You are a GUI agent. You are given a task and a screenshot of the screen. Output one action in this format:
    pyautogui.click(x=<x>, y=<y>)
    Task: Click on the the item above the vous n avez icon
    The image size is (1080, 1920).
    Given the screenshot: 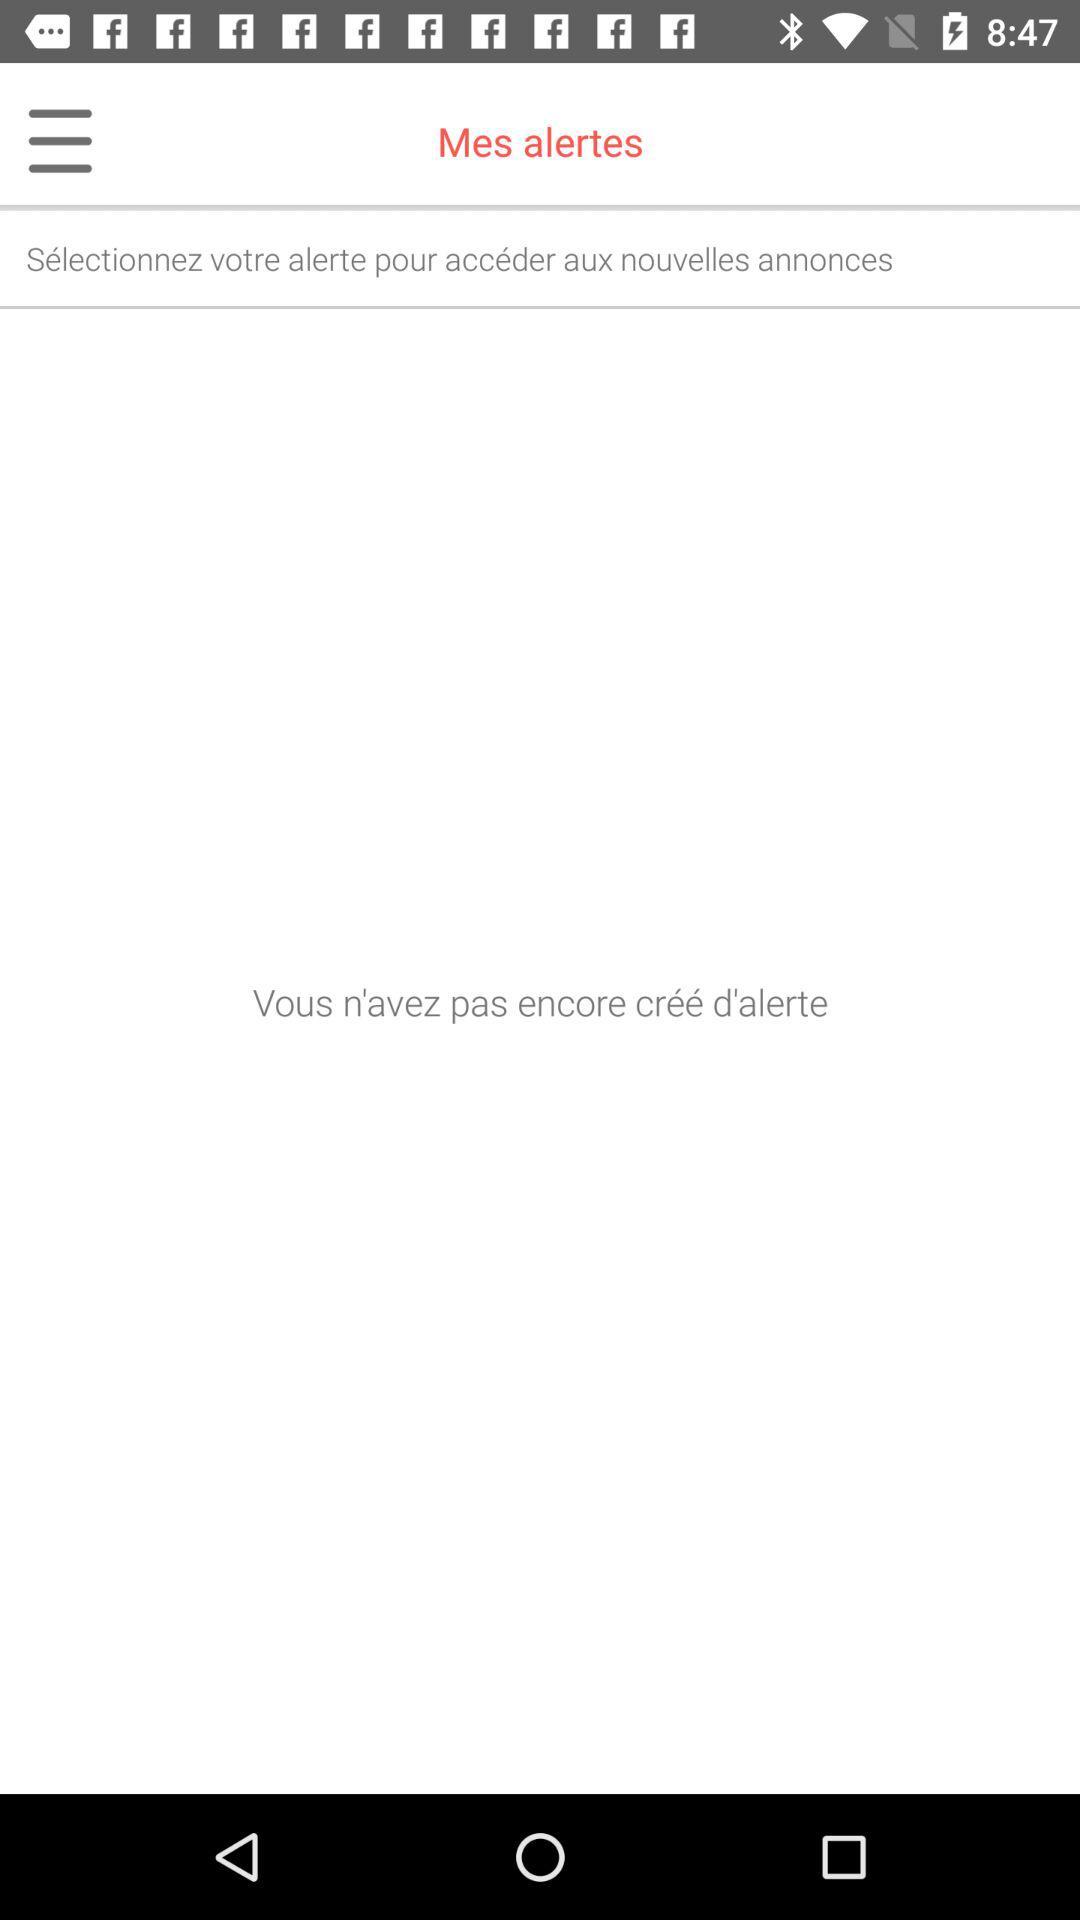 What is the action you would take?
    pyautogui.click(x=46, y=140)
    